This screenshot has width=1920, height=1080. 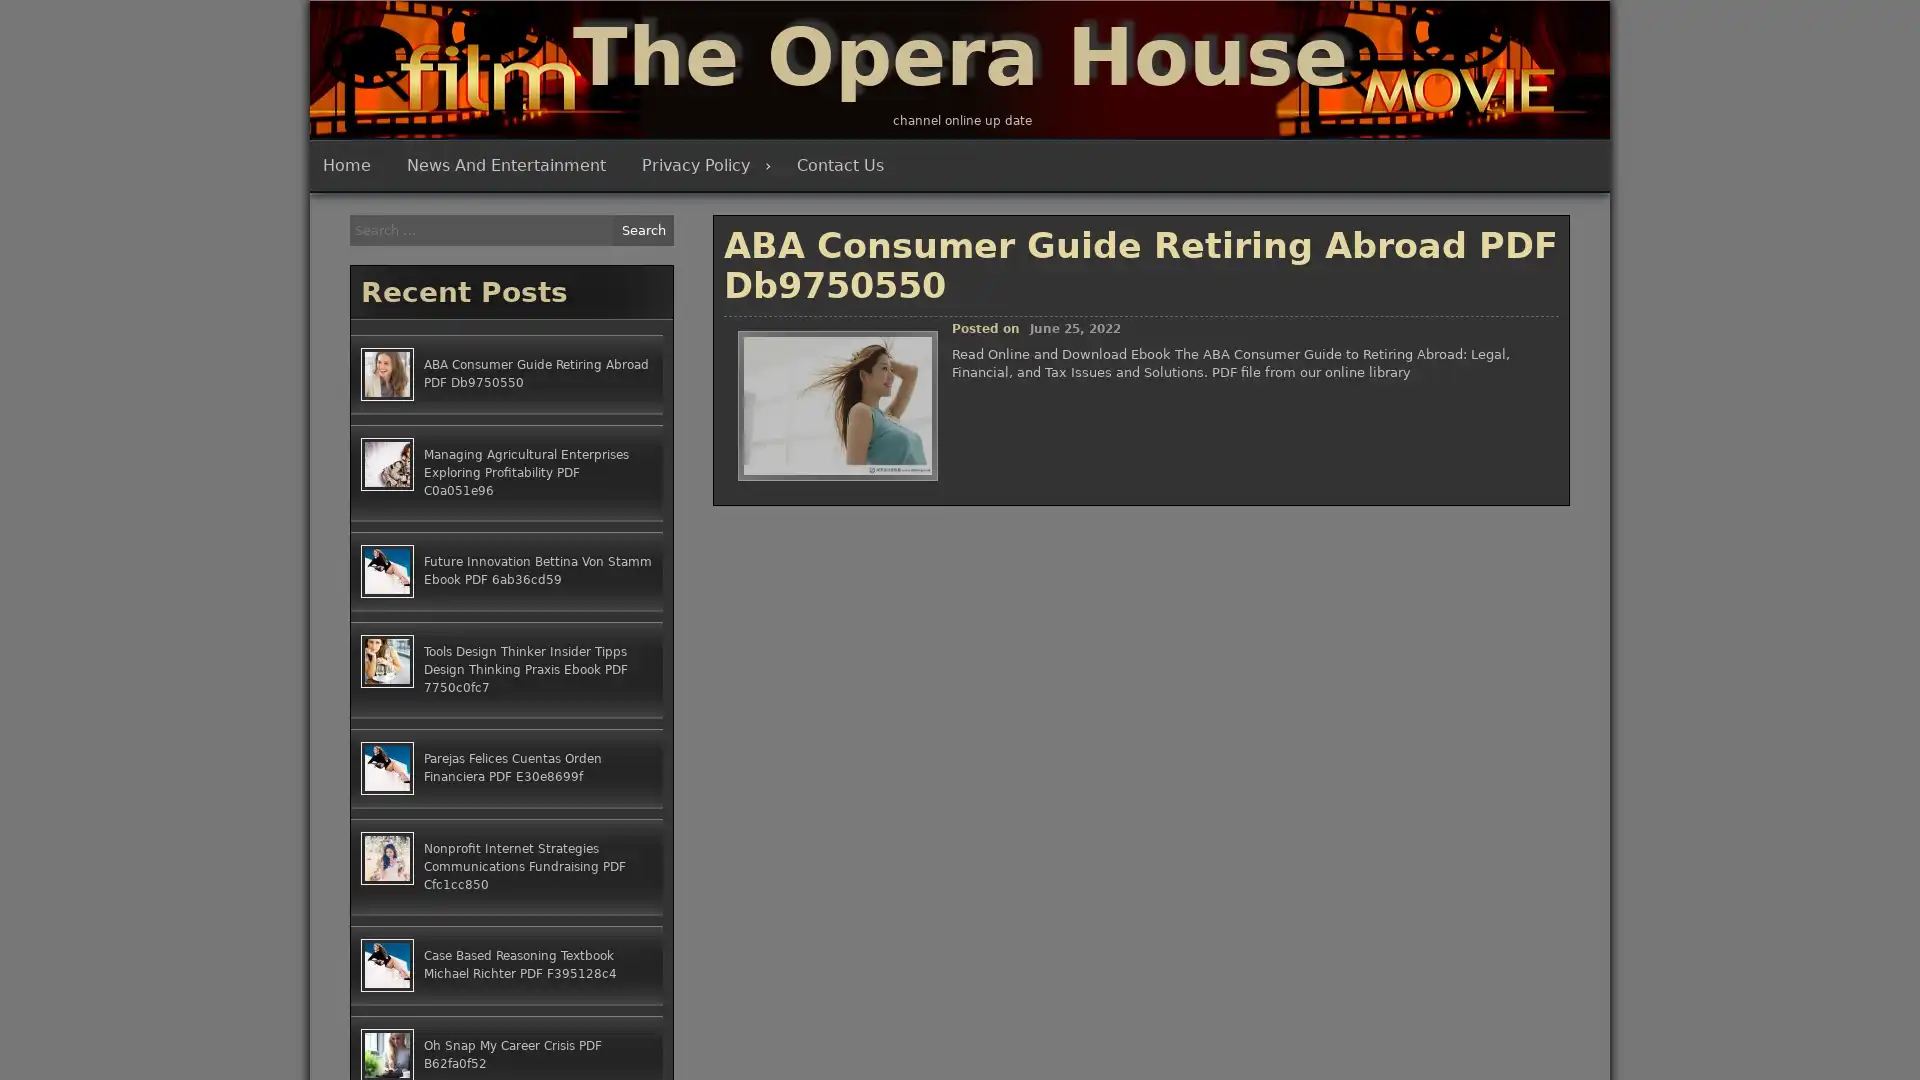 I want to click on Search, so click(x=643, y=229).